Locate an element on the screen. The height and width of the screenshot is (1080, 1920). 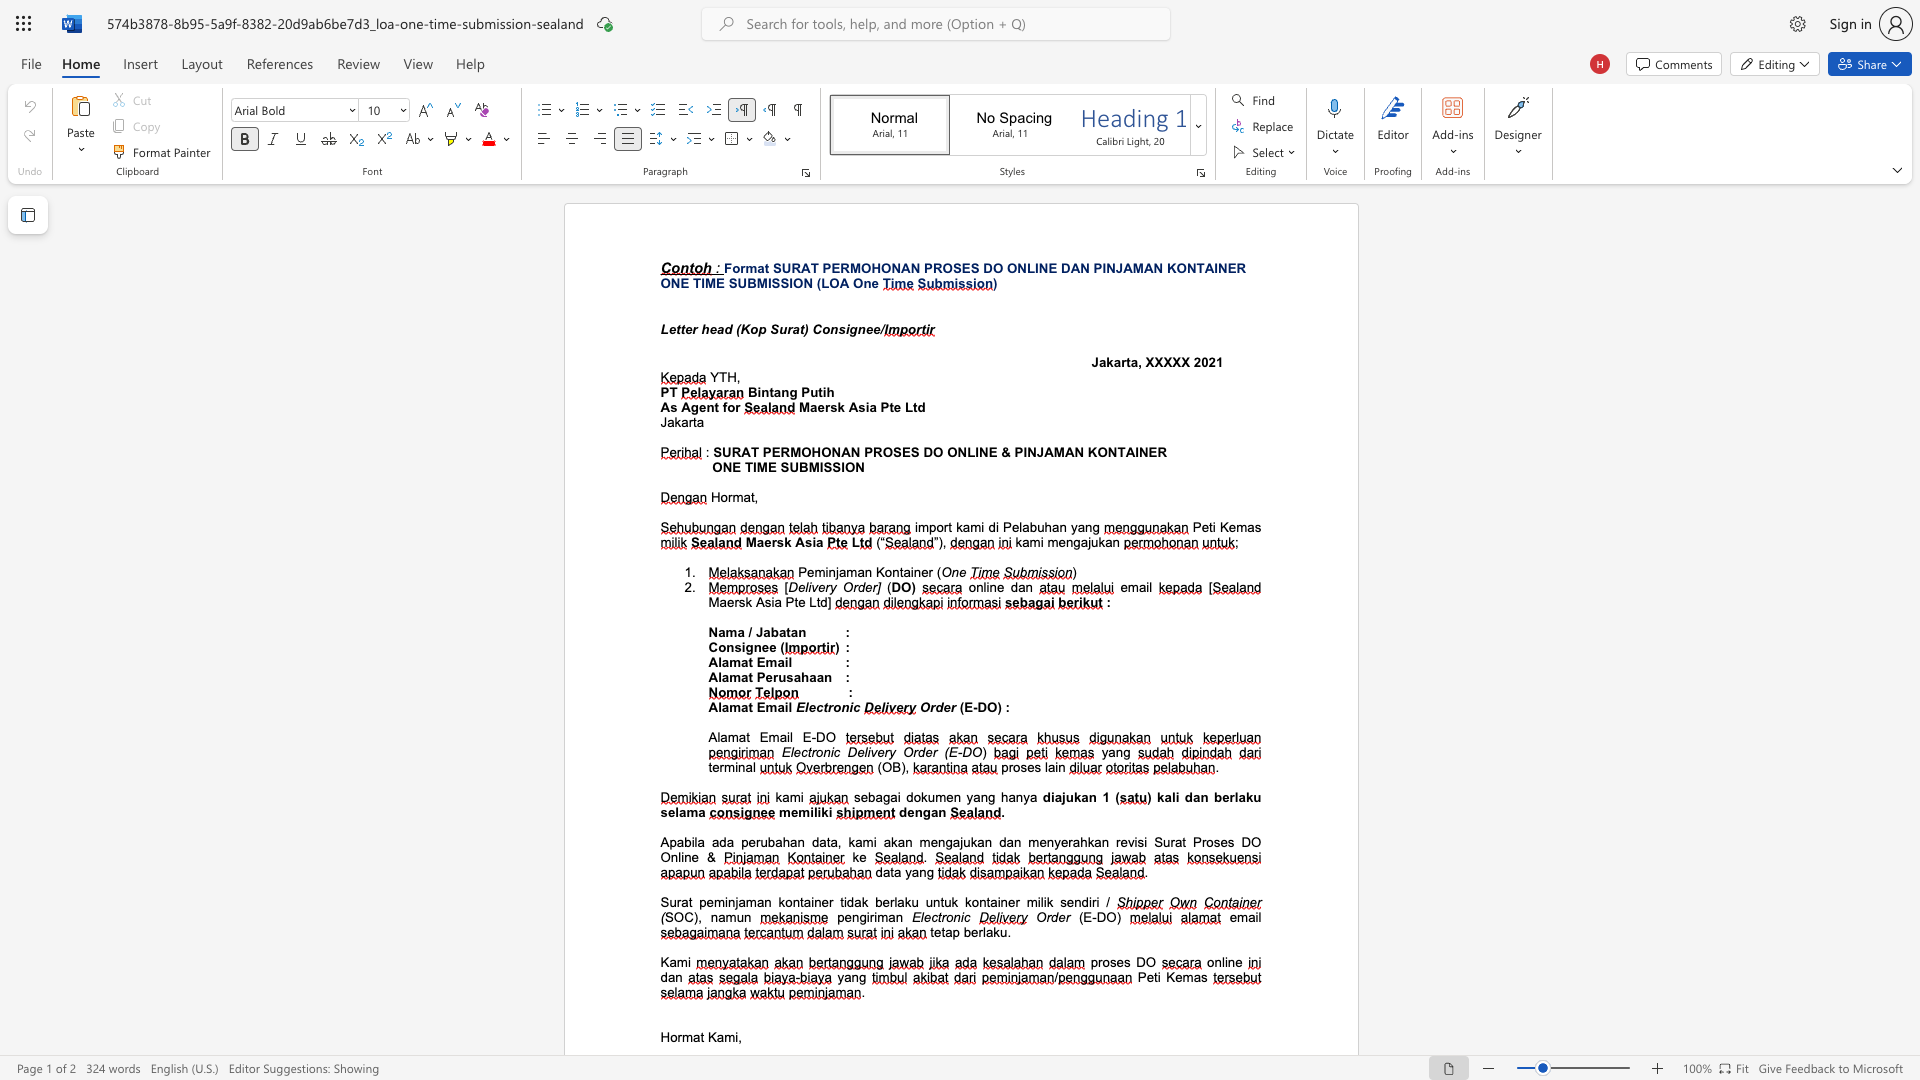
the space between the continuous character "A" and "l" in the text is located at coordinates (716, 676).